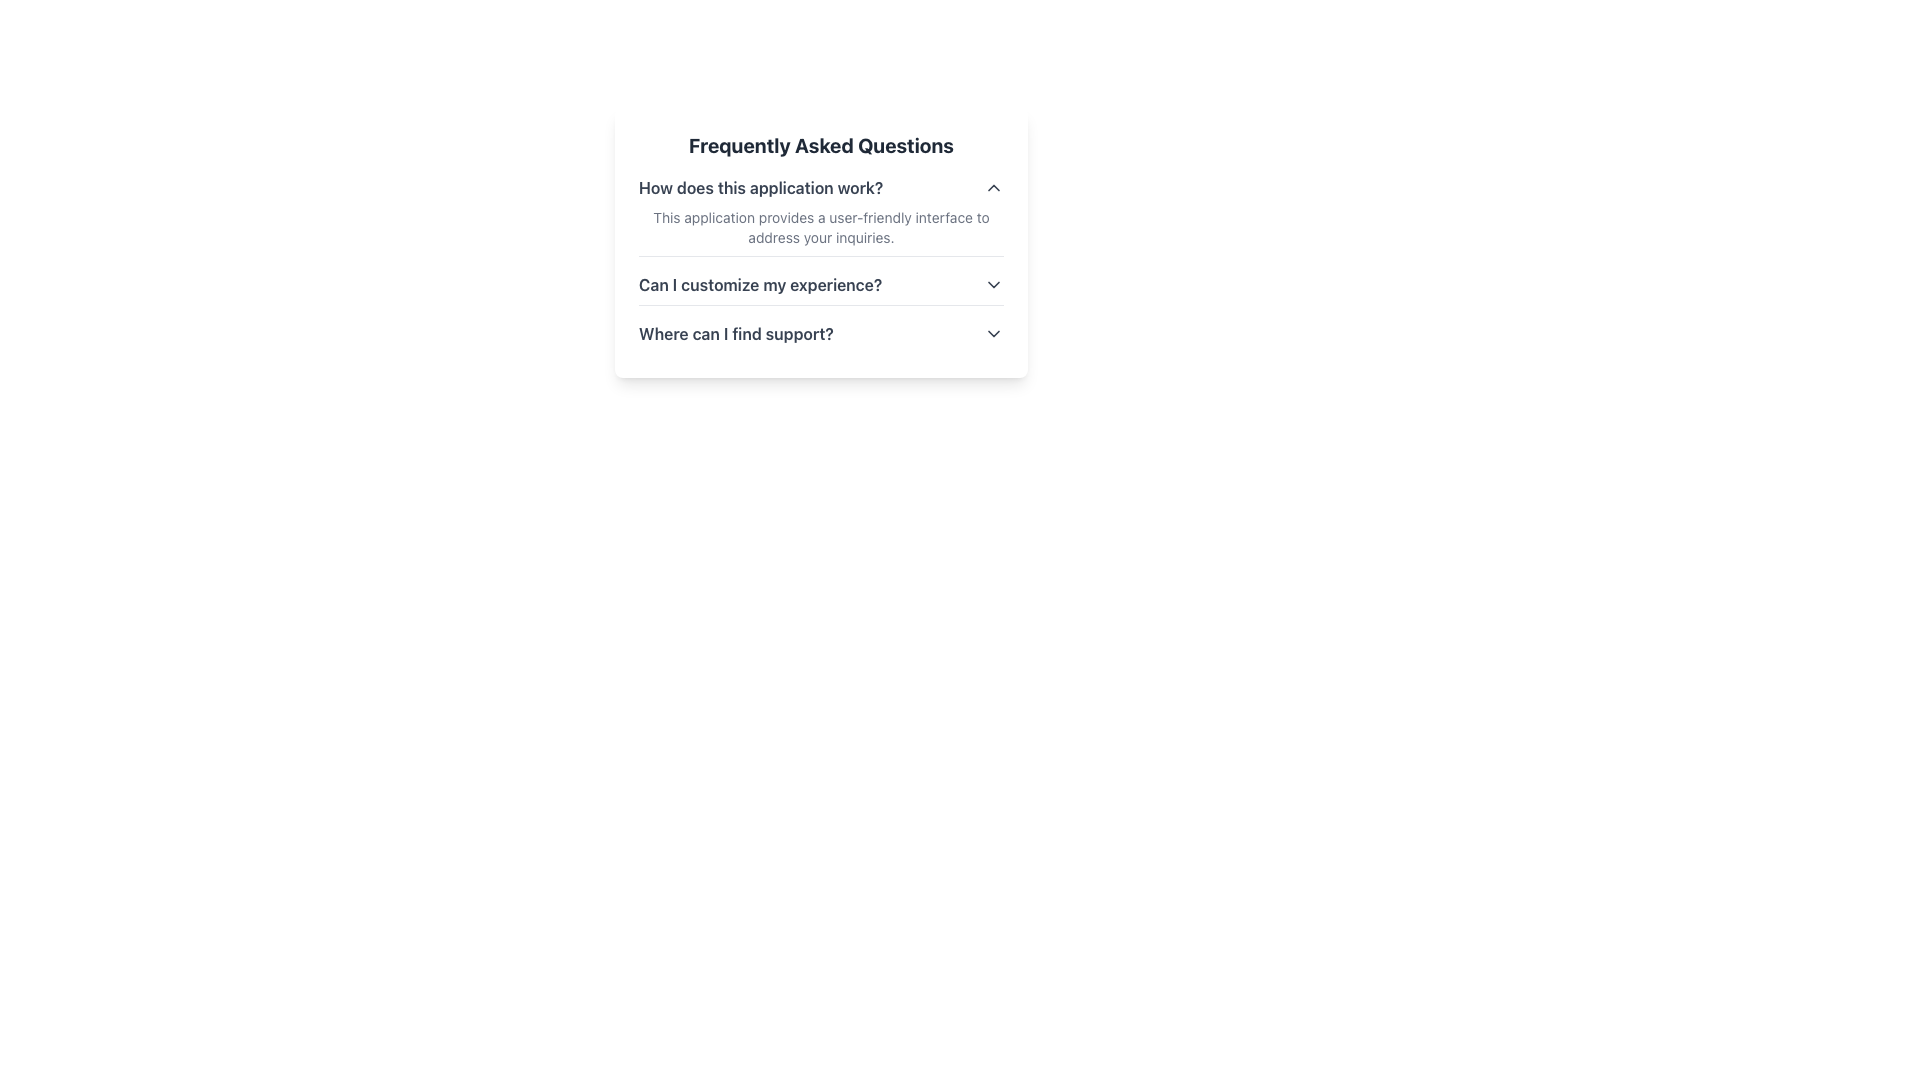 Image resolution: width=1920 pixels, height=1080 pixels. Describe the element at coordinates (993, 285) in the screenshot. I see `the chevron-down icon located to the right of the text 'Can I customize my experience?' in the FAQ interface` at that location.